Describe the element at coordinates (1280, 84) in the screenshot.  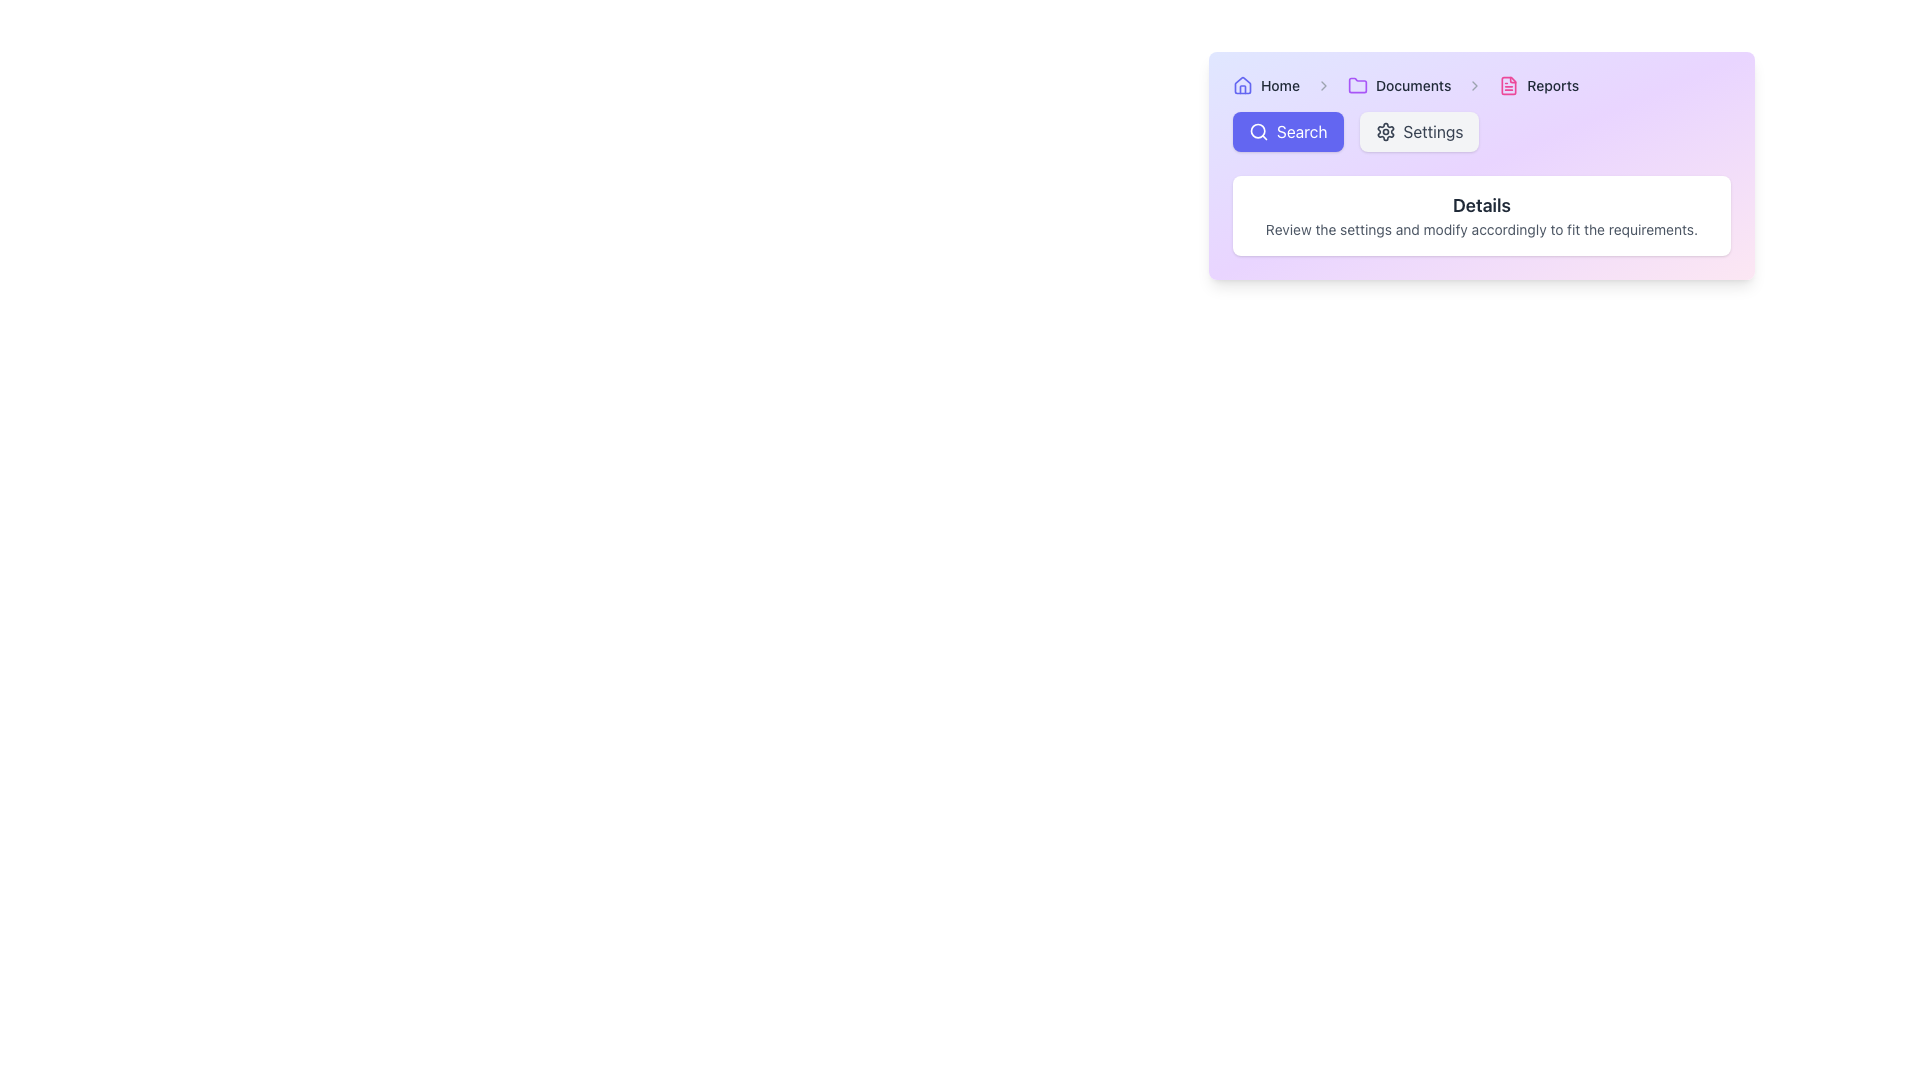
I see `the 'Home' label, which is a static text element styled in gray (#808080) located in the top-right navigation bar, next to a house icon` at that location.